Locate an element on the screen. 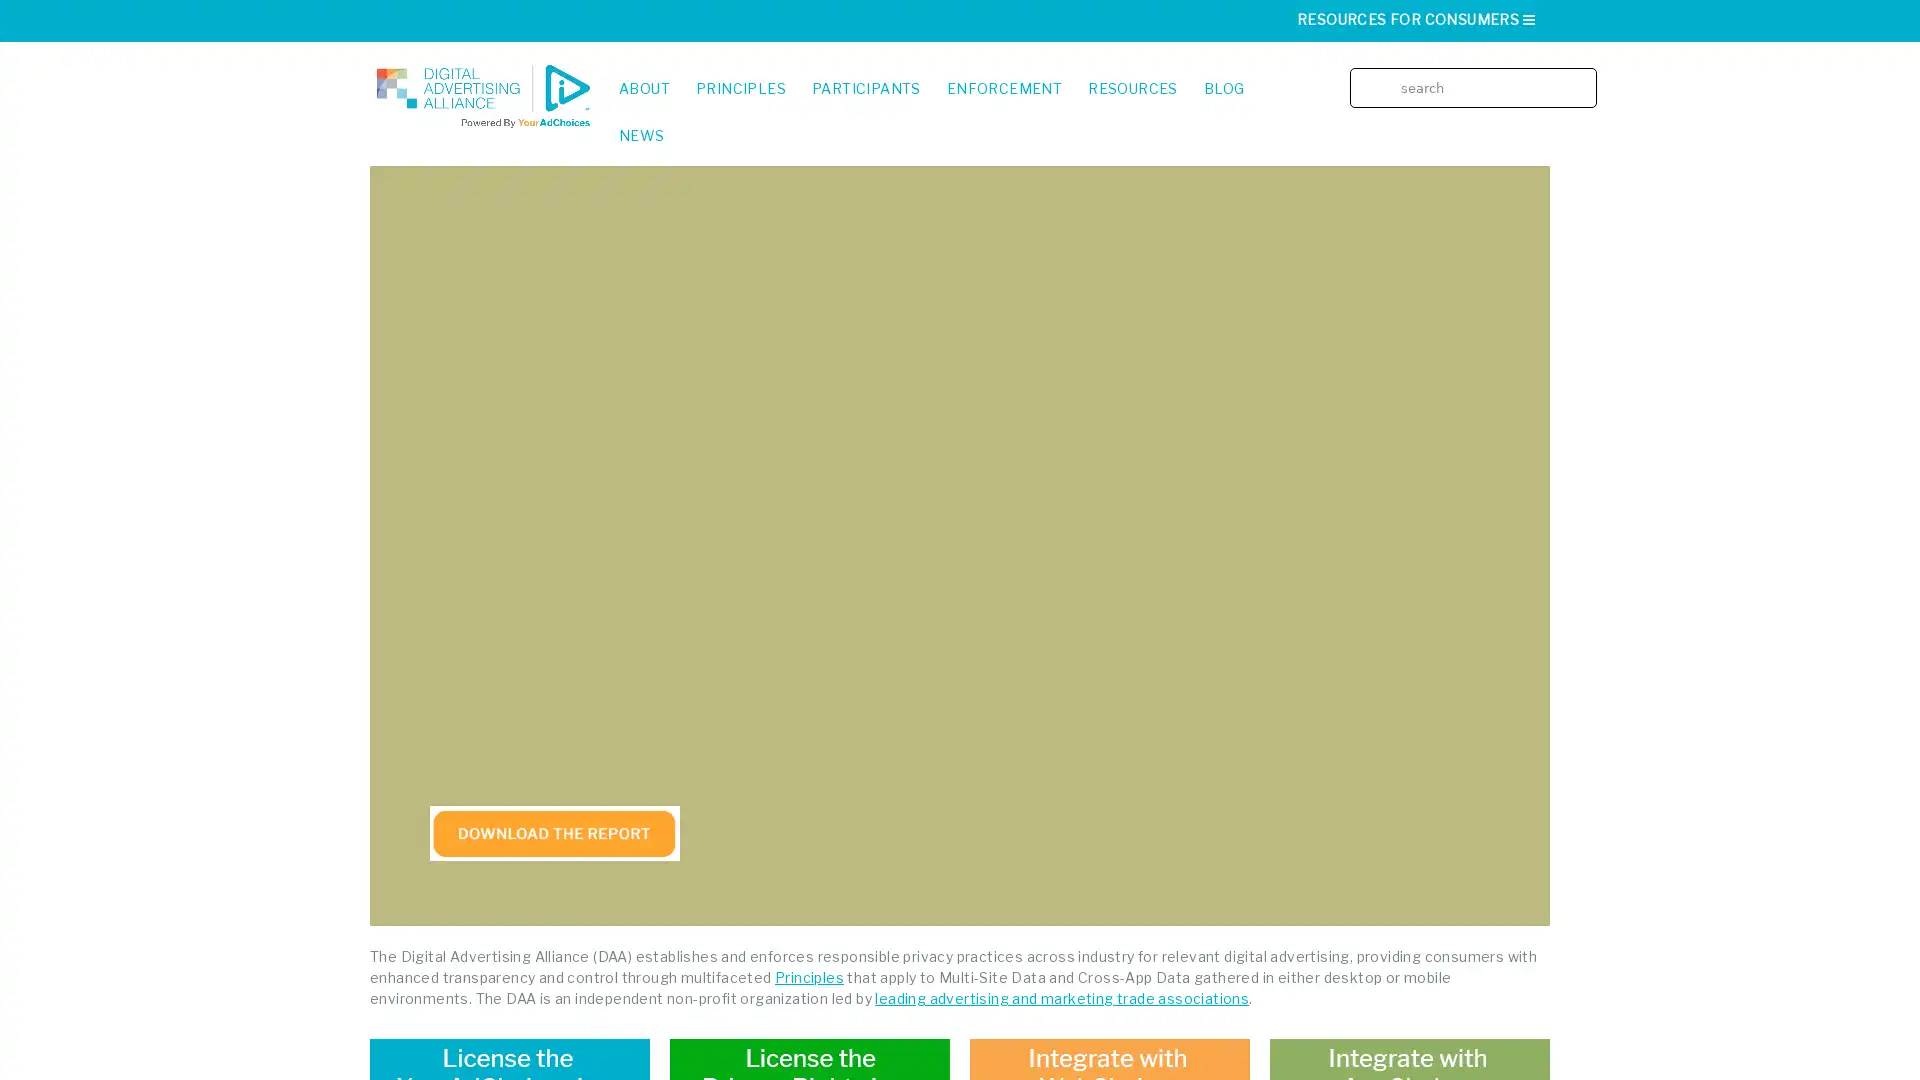  Search is located at coordinates (1588, 72).